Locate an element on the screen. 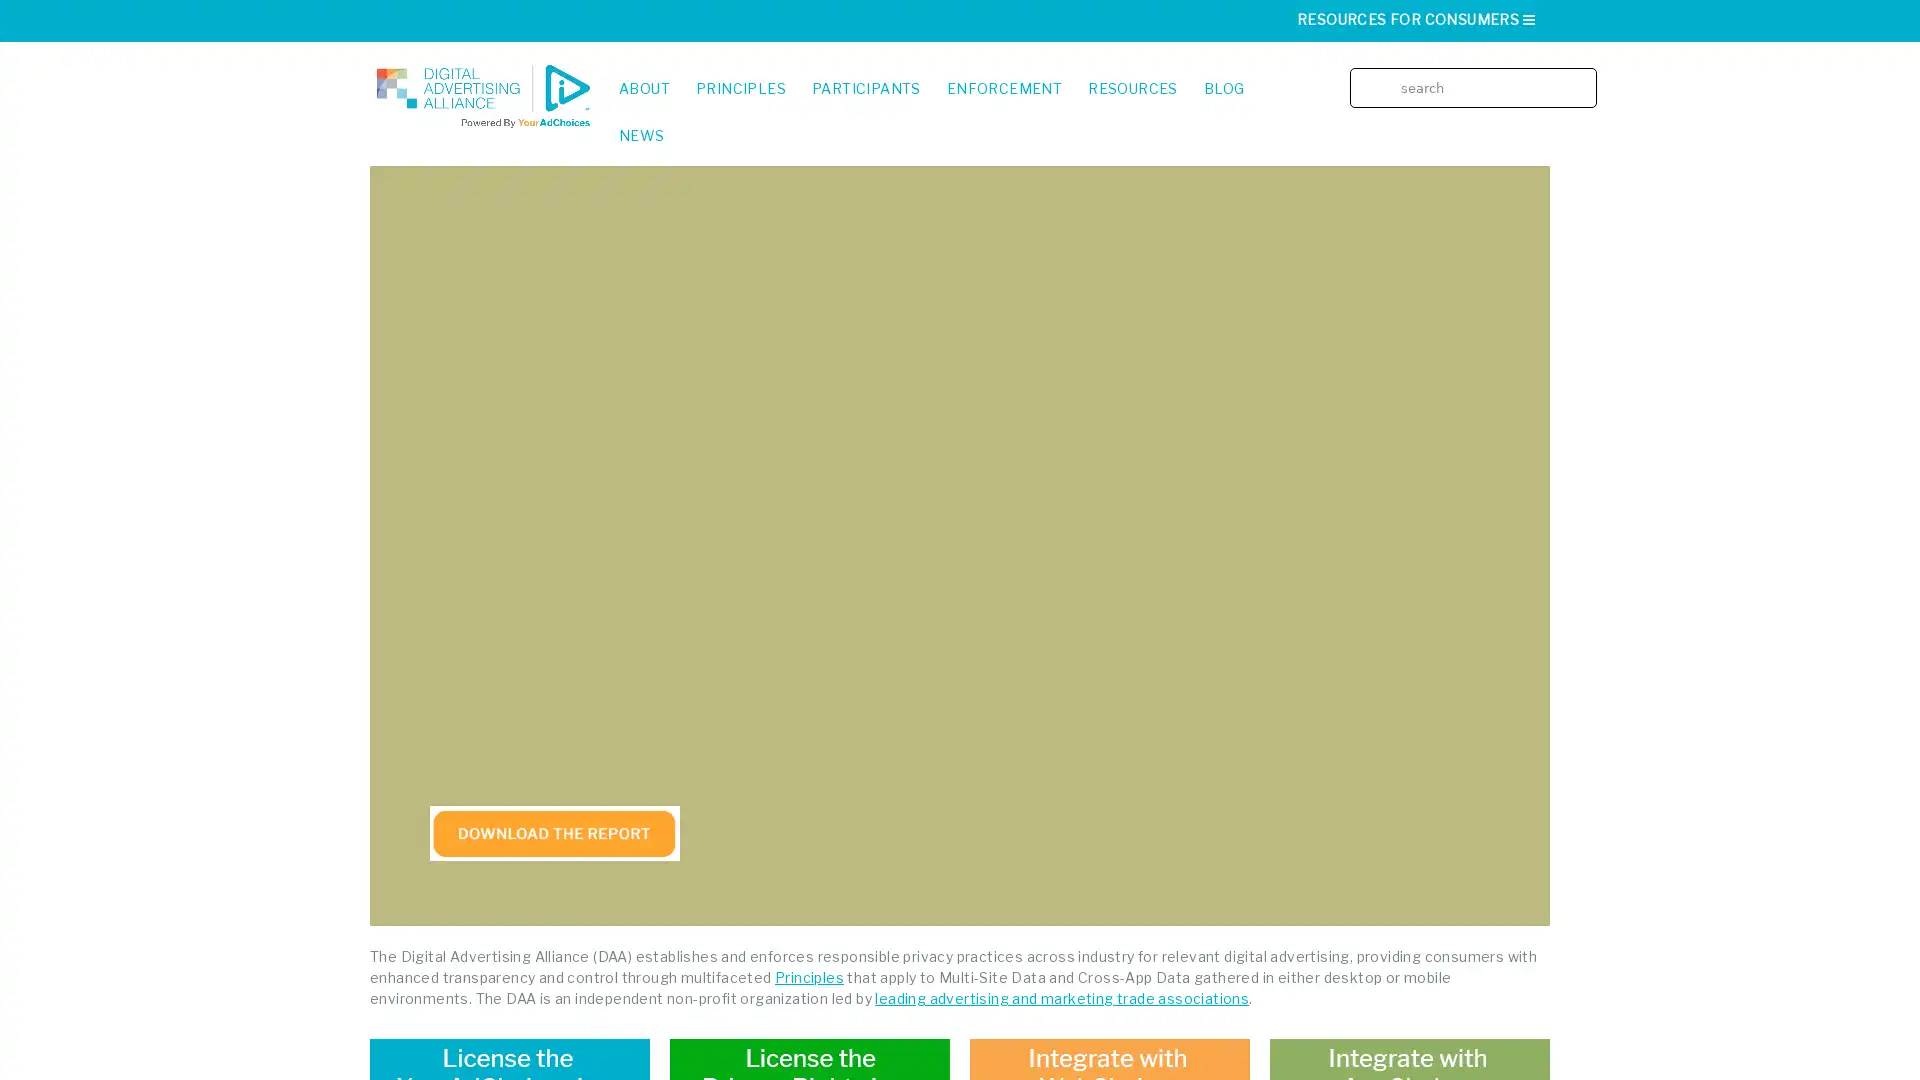  Search is located at coordinates (1588, 72).